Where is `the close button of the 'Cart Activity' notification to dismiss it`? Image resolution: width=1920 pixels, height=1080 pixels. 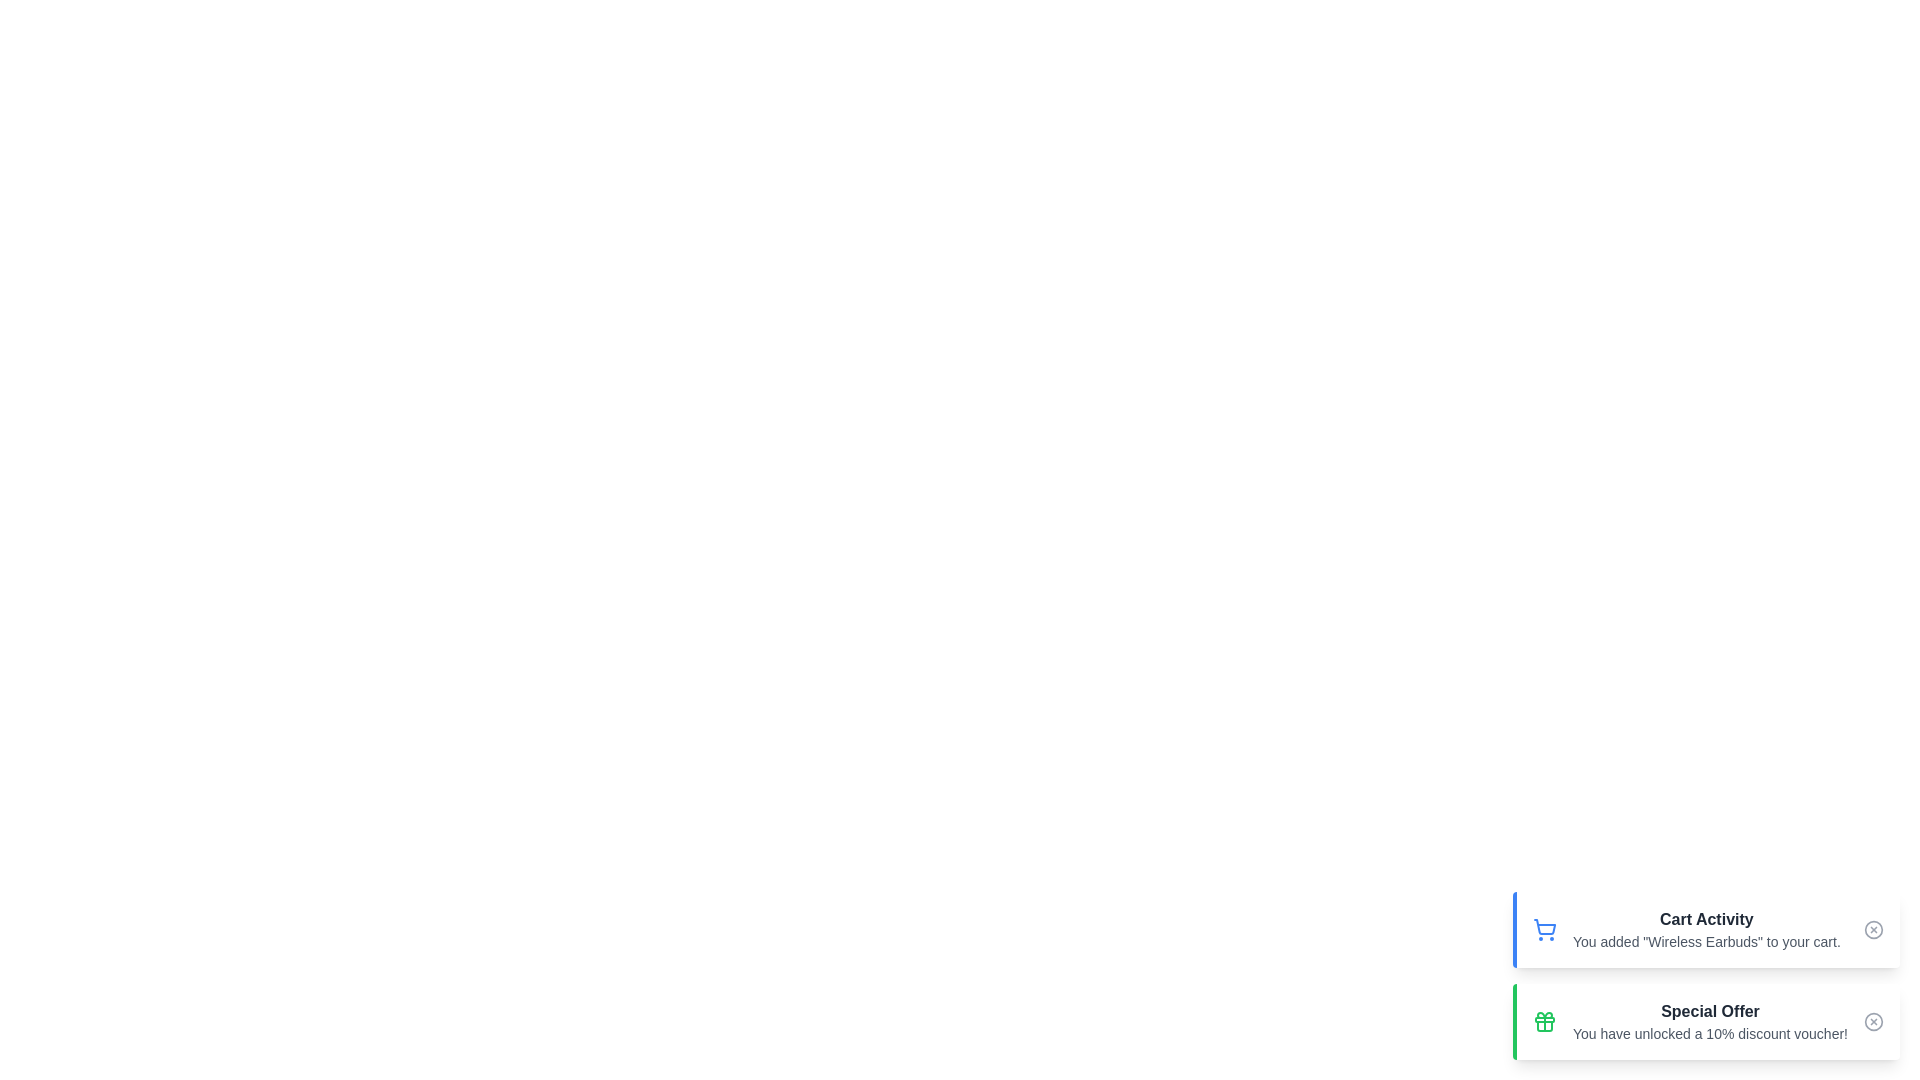 the close button of the 'Cart Activity' notification to dismiss it is located at coordinates (1872, 929).